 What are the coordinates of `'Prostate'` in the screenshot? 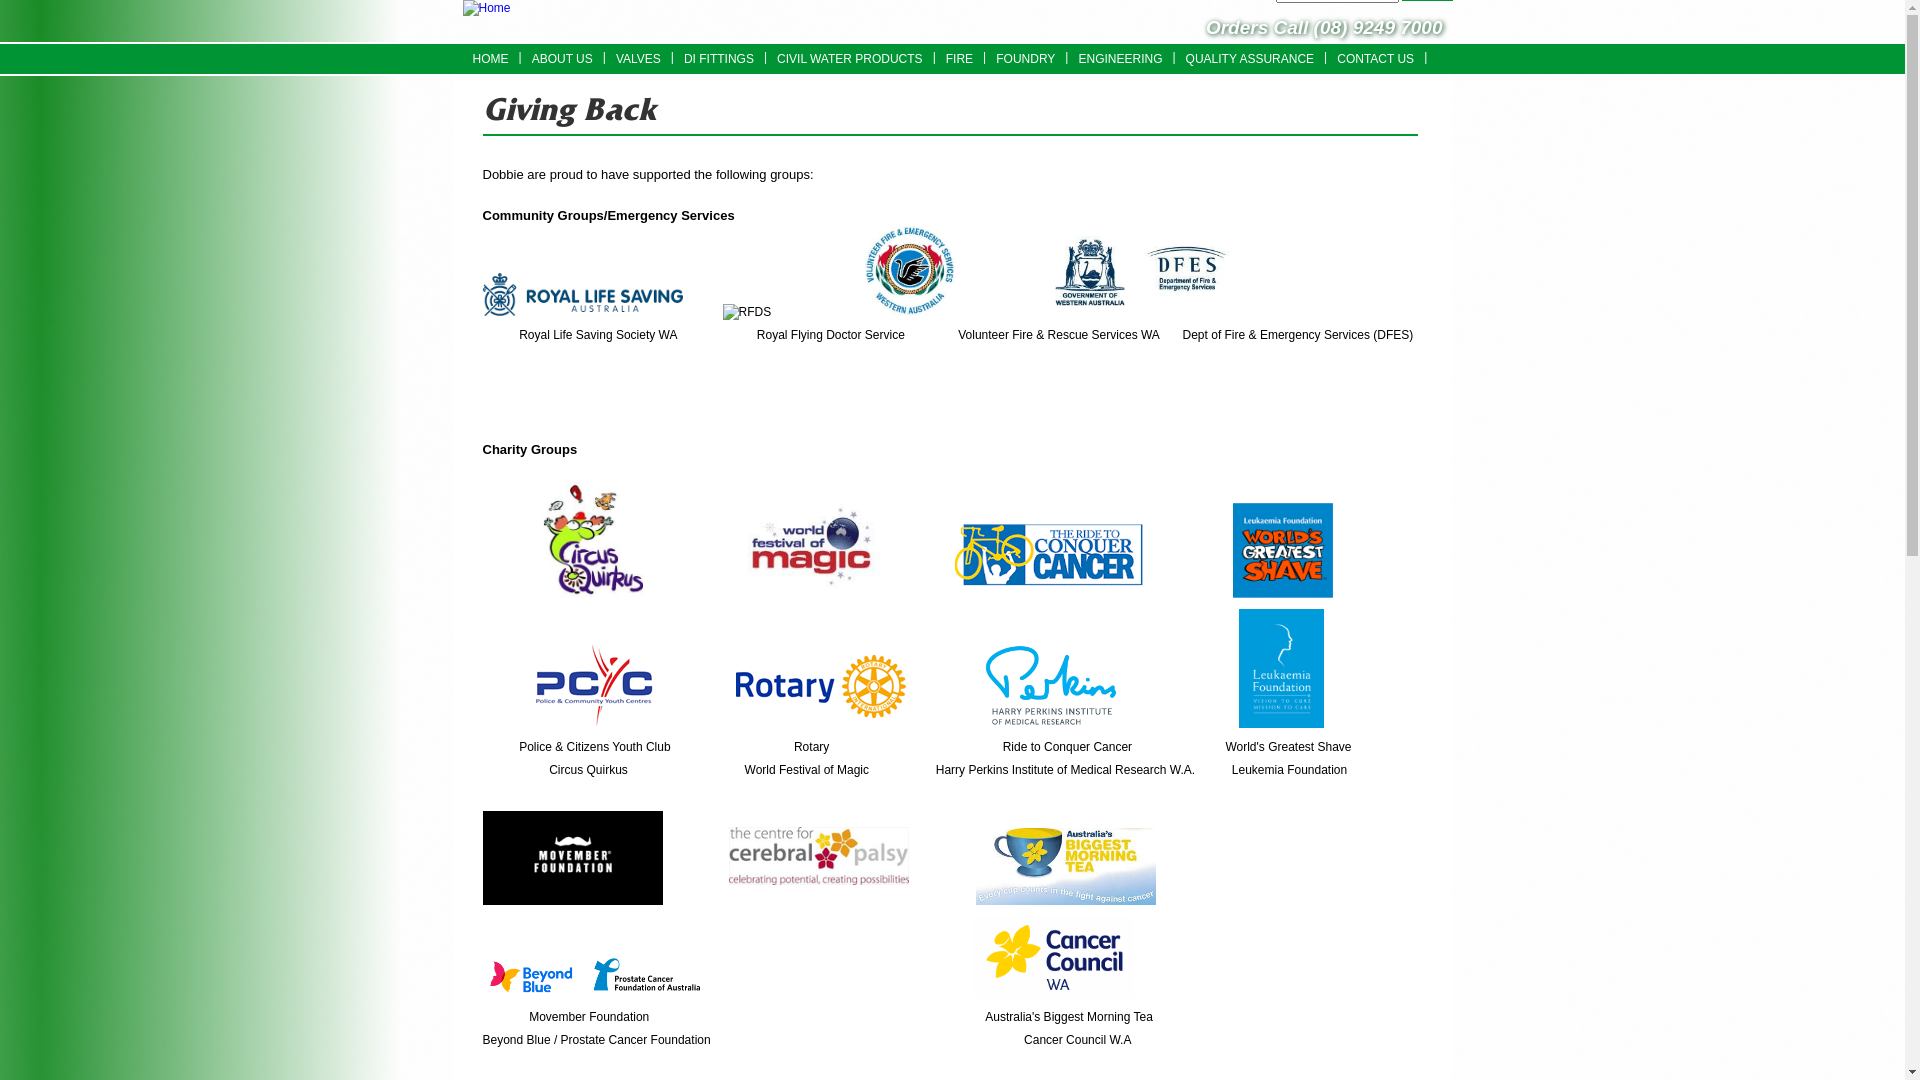 It's located at (576, 974).